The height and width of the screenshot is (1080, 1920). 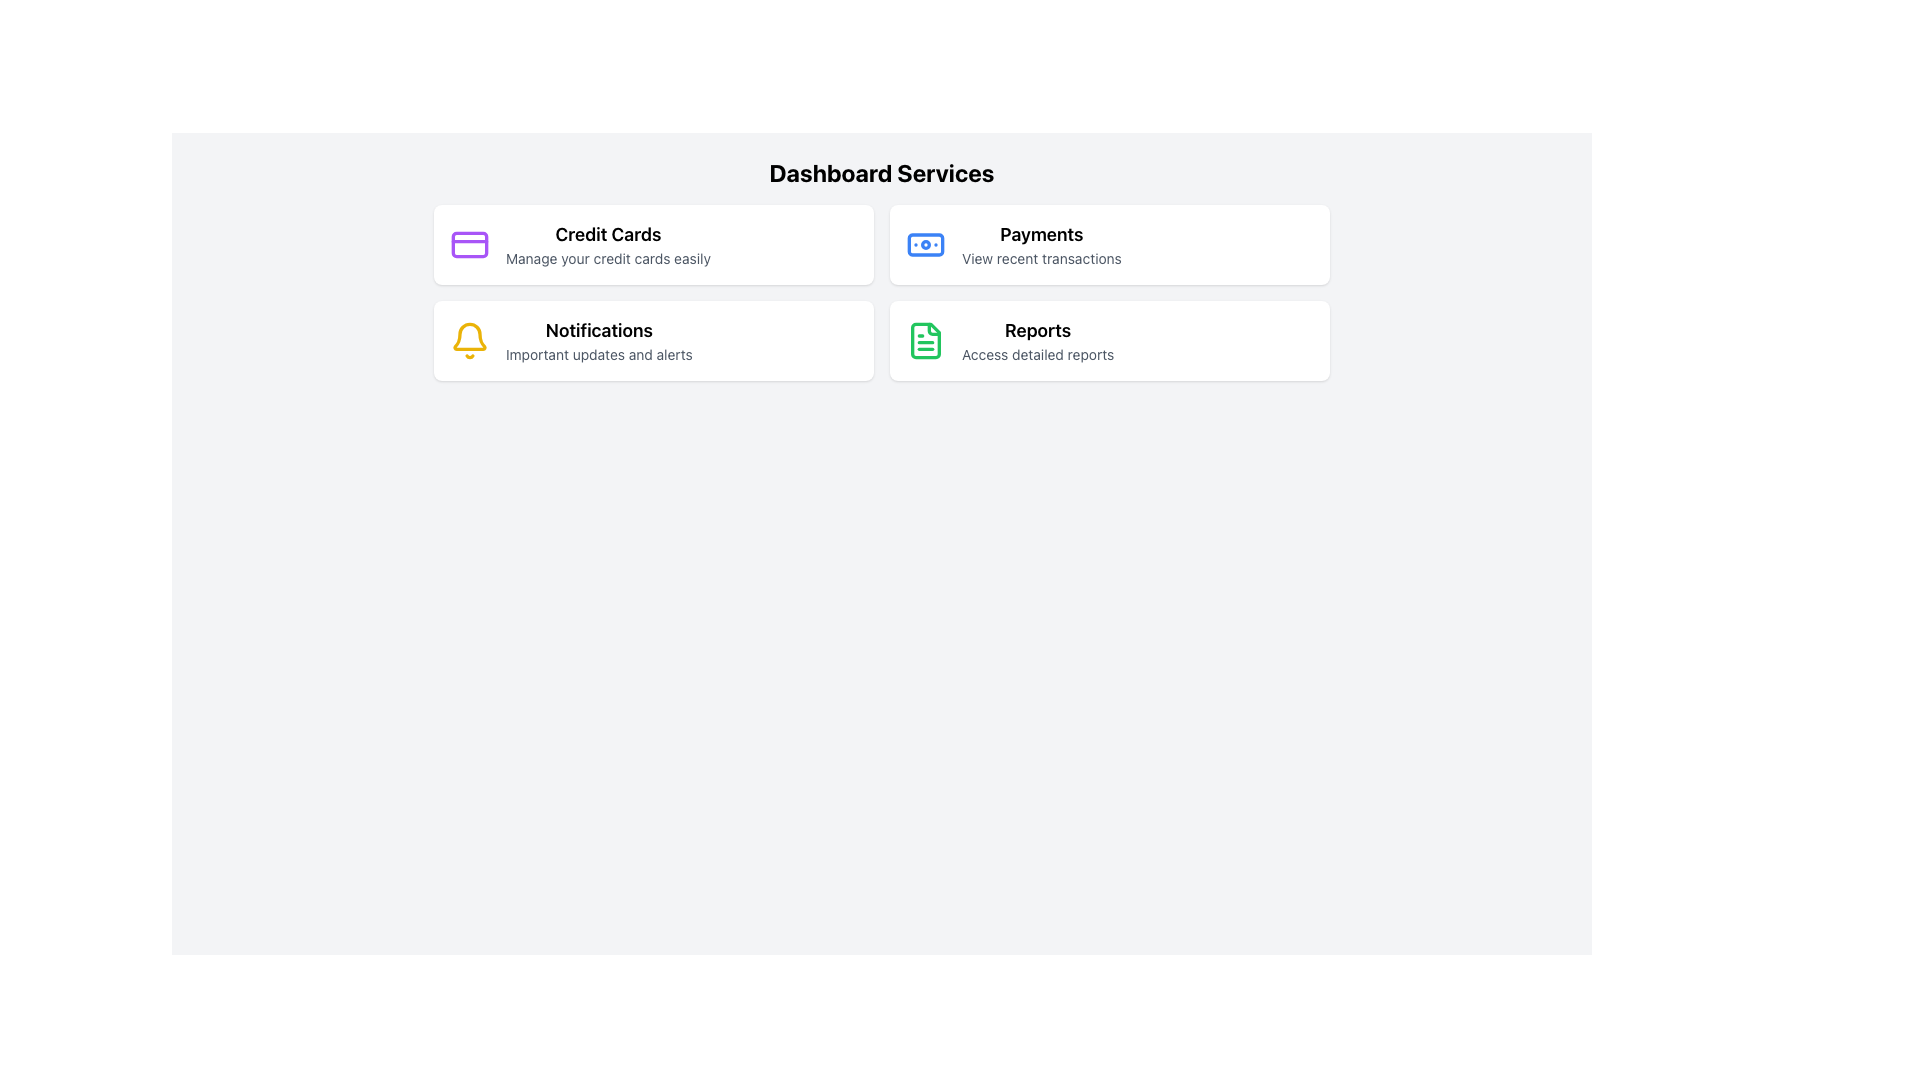 I want to click on code of the SVG Rectangle styled like a credit card located within the 'Credit Cards' section of the user interface, so click(x=469, y=242).